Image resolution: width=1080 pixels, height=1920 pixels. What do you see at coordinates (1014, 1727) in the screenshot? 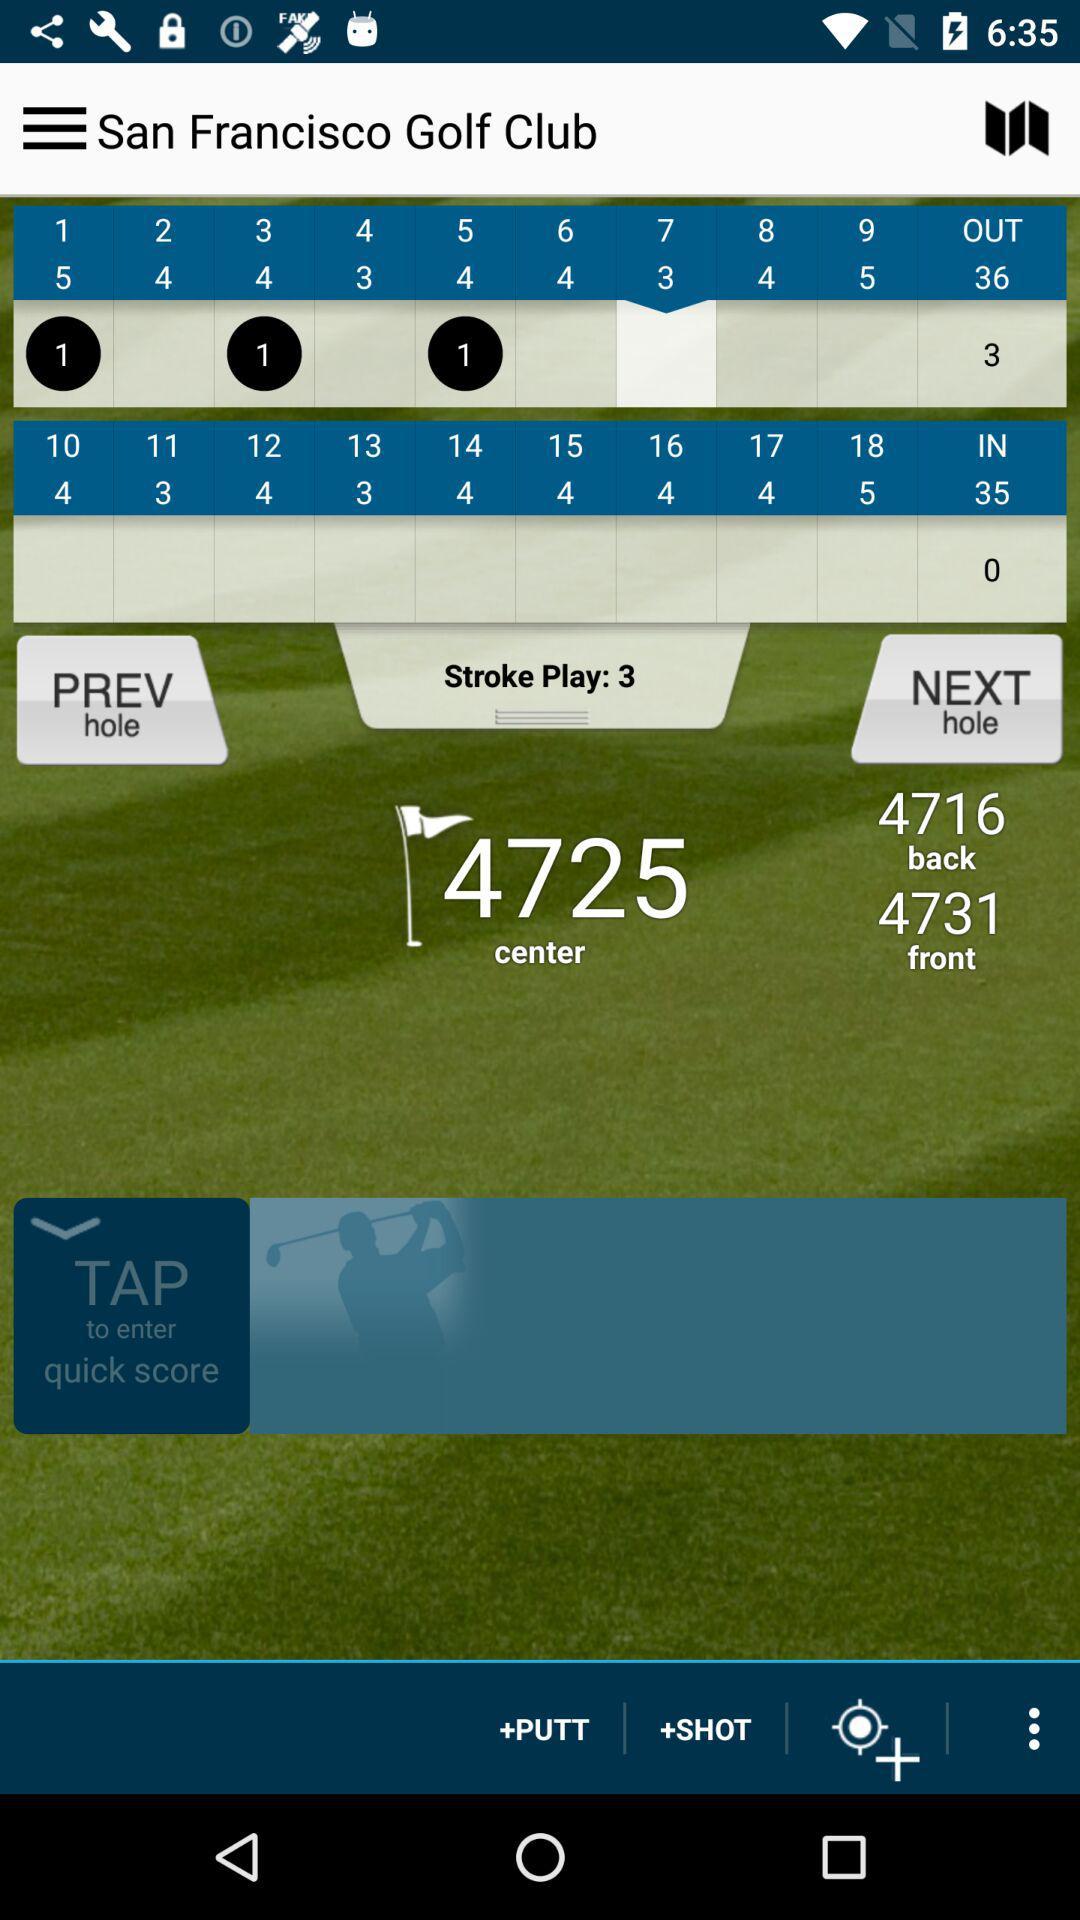
I see `settings` at bounding box center [1014, 1727].